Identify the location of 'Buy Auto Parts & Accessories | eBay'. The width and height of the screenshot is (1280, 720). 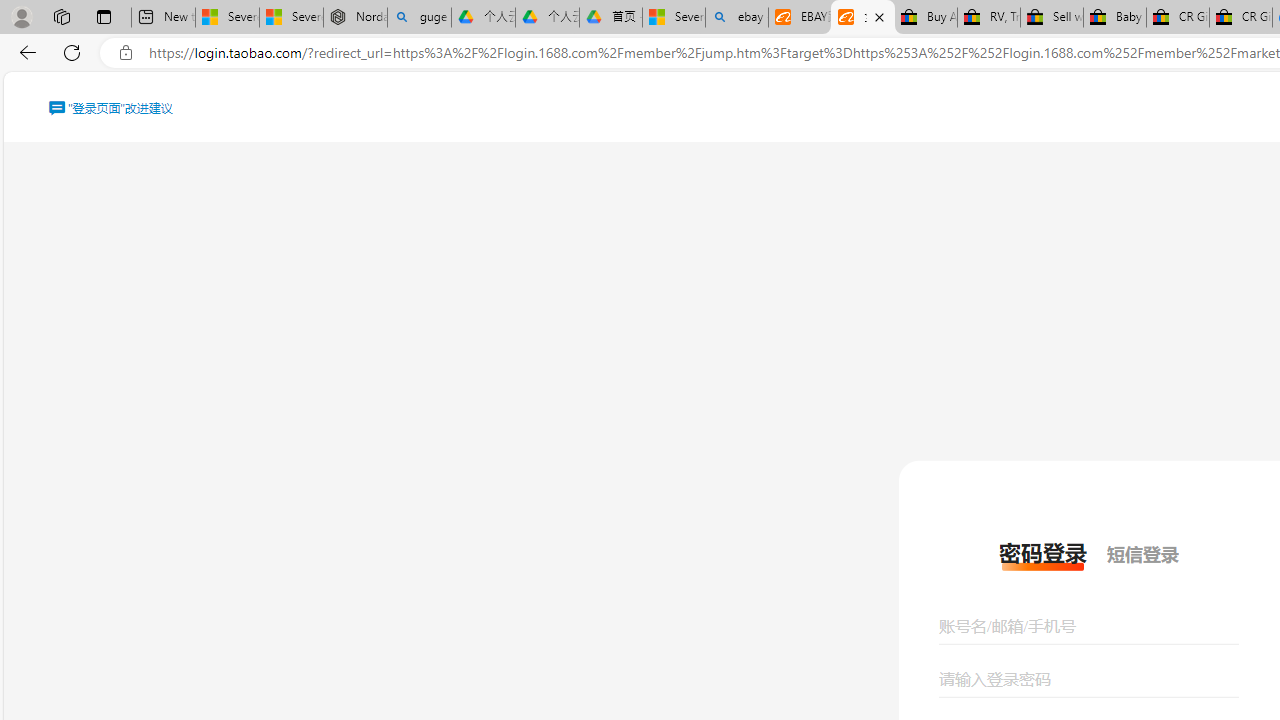
(925, 17).